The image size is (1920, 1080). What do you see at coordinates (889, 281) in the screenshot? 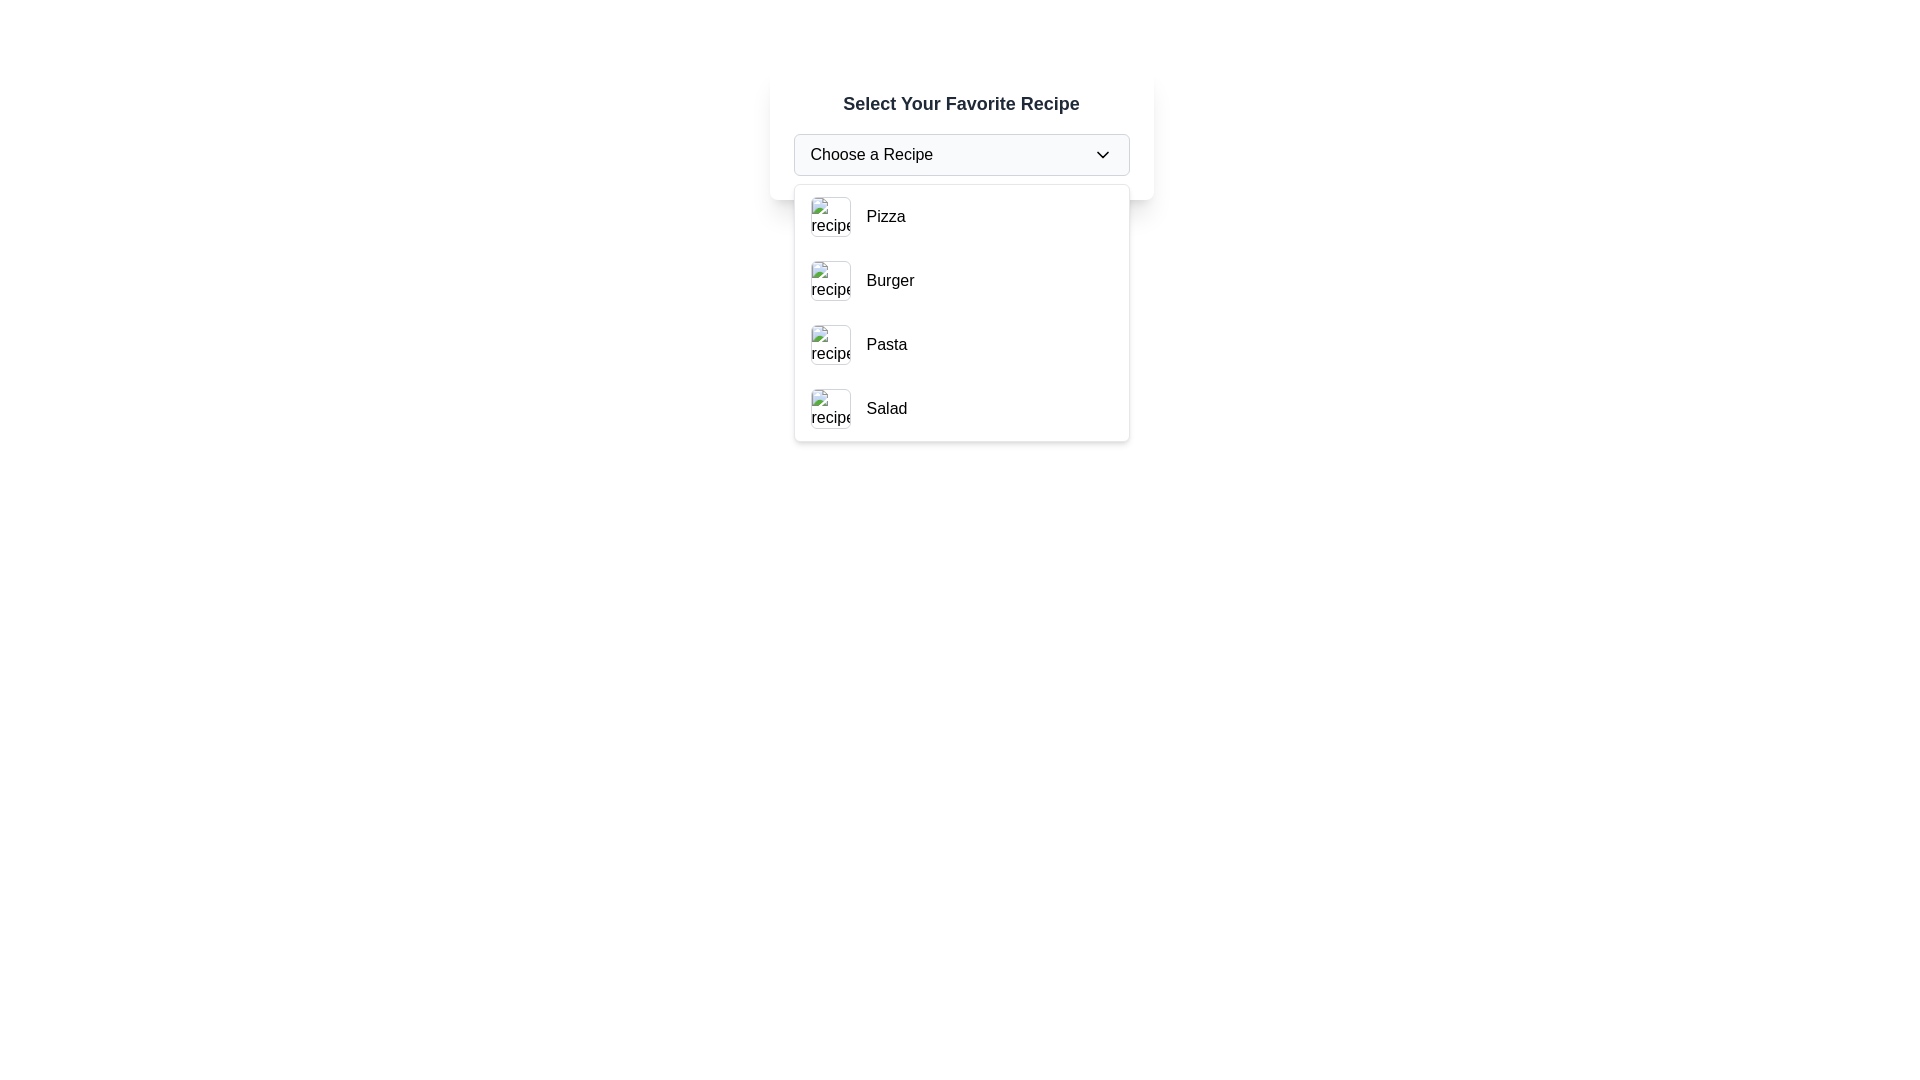
I see `the textual label displaying the word 'Burger'` at bounding box center [889, 281].